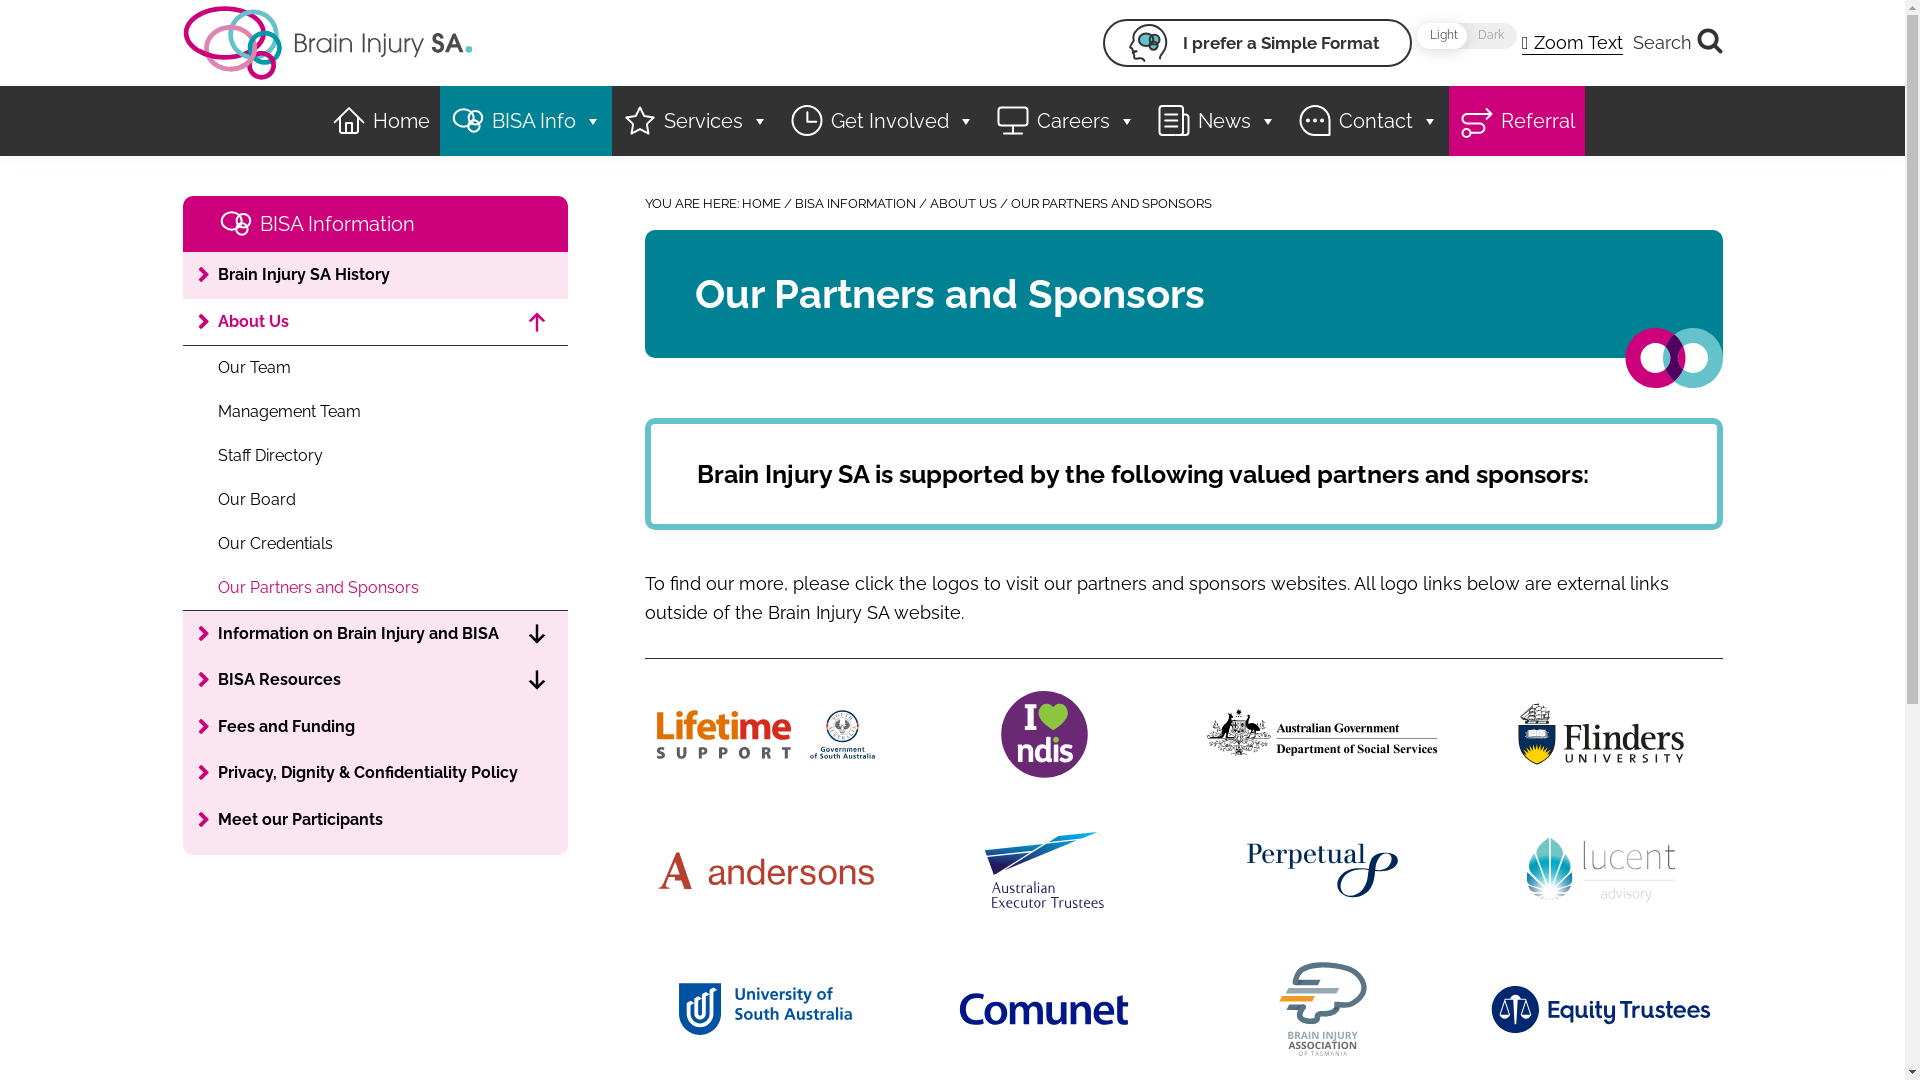  I want to click on 'Staff Directory', so click(374, 455).